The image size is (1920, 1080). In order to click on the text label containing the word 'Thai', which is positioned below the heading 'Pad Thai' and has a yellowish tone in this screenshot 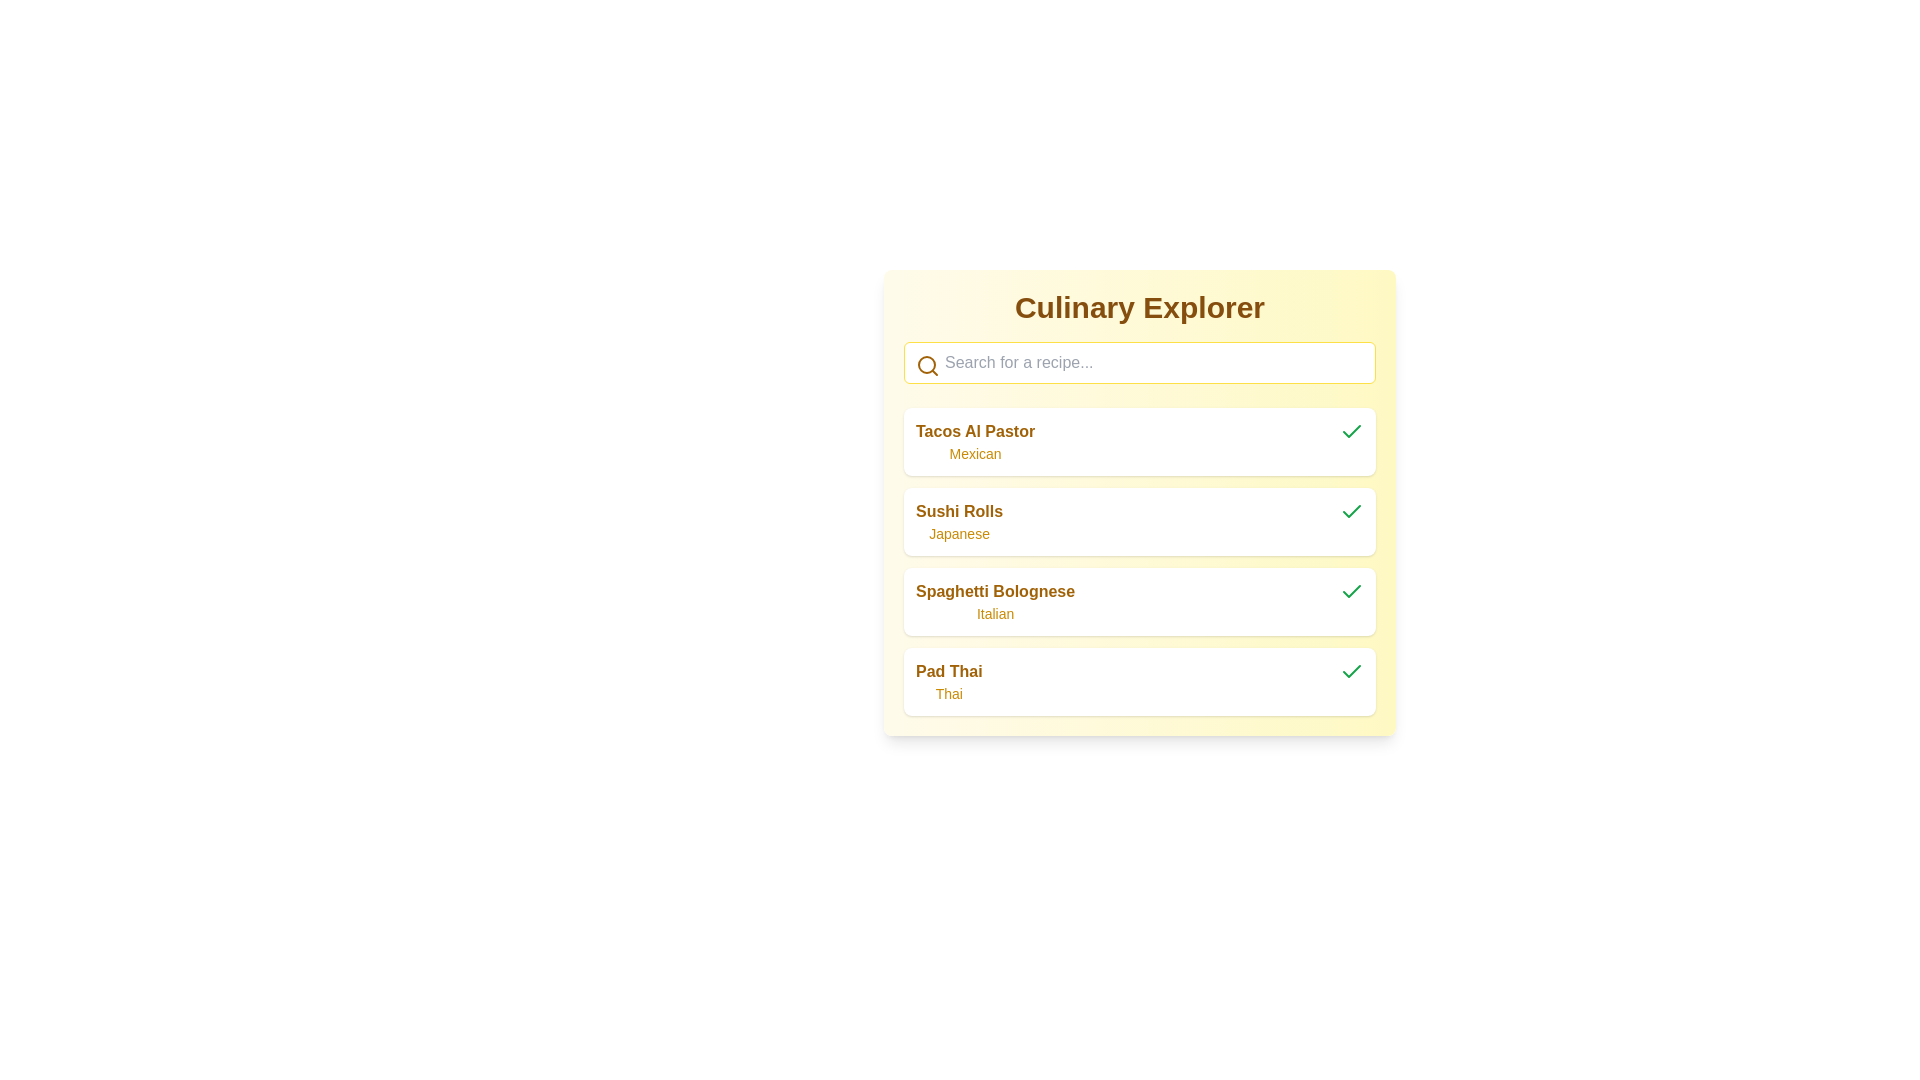, I will do `click(948, 693)`.